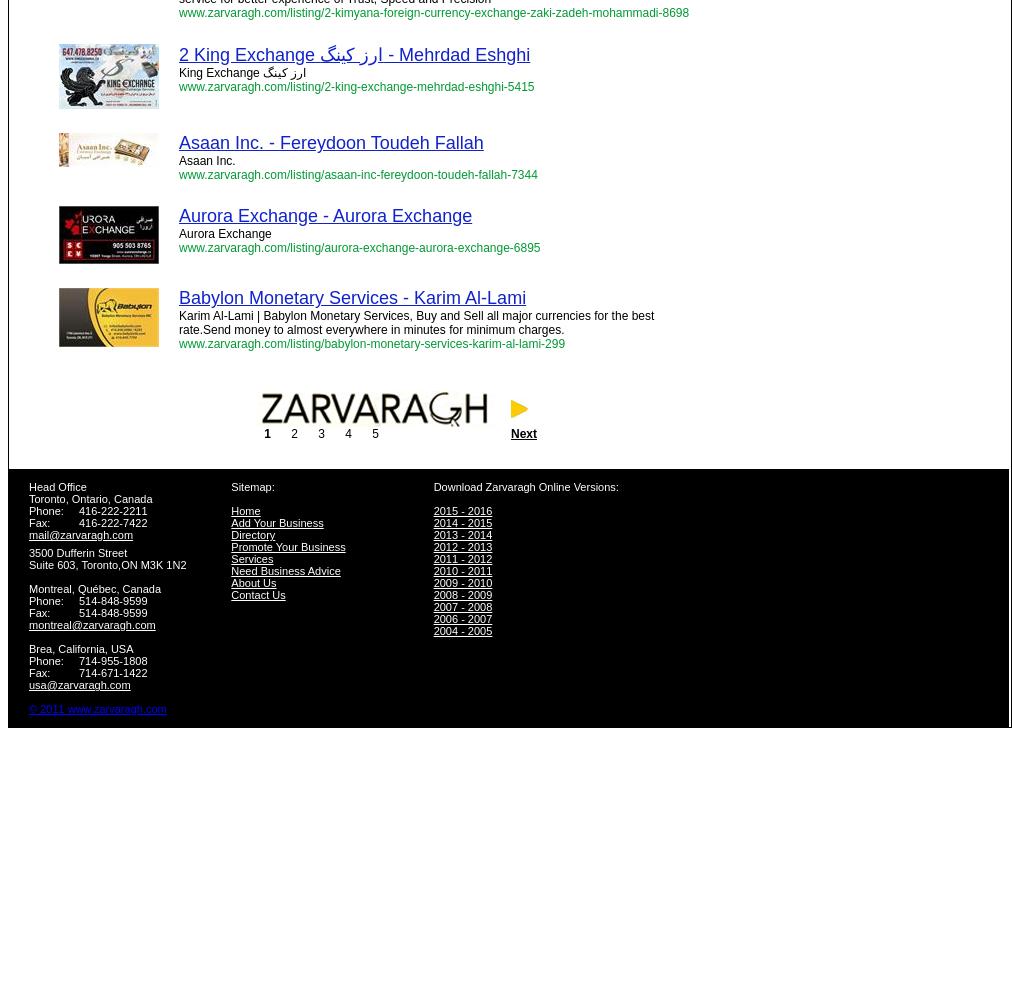  What do you see at coordinates (462, 582) in the screenshot?
I see `'2009 - 2010'` at bounding box center [462, 582].